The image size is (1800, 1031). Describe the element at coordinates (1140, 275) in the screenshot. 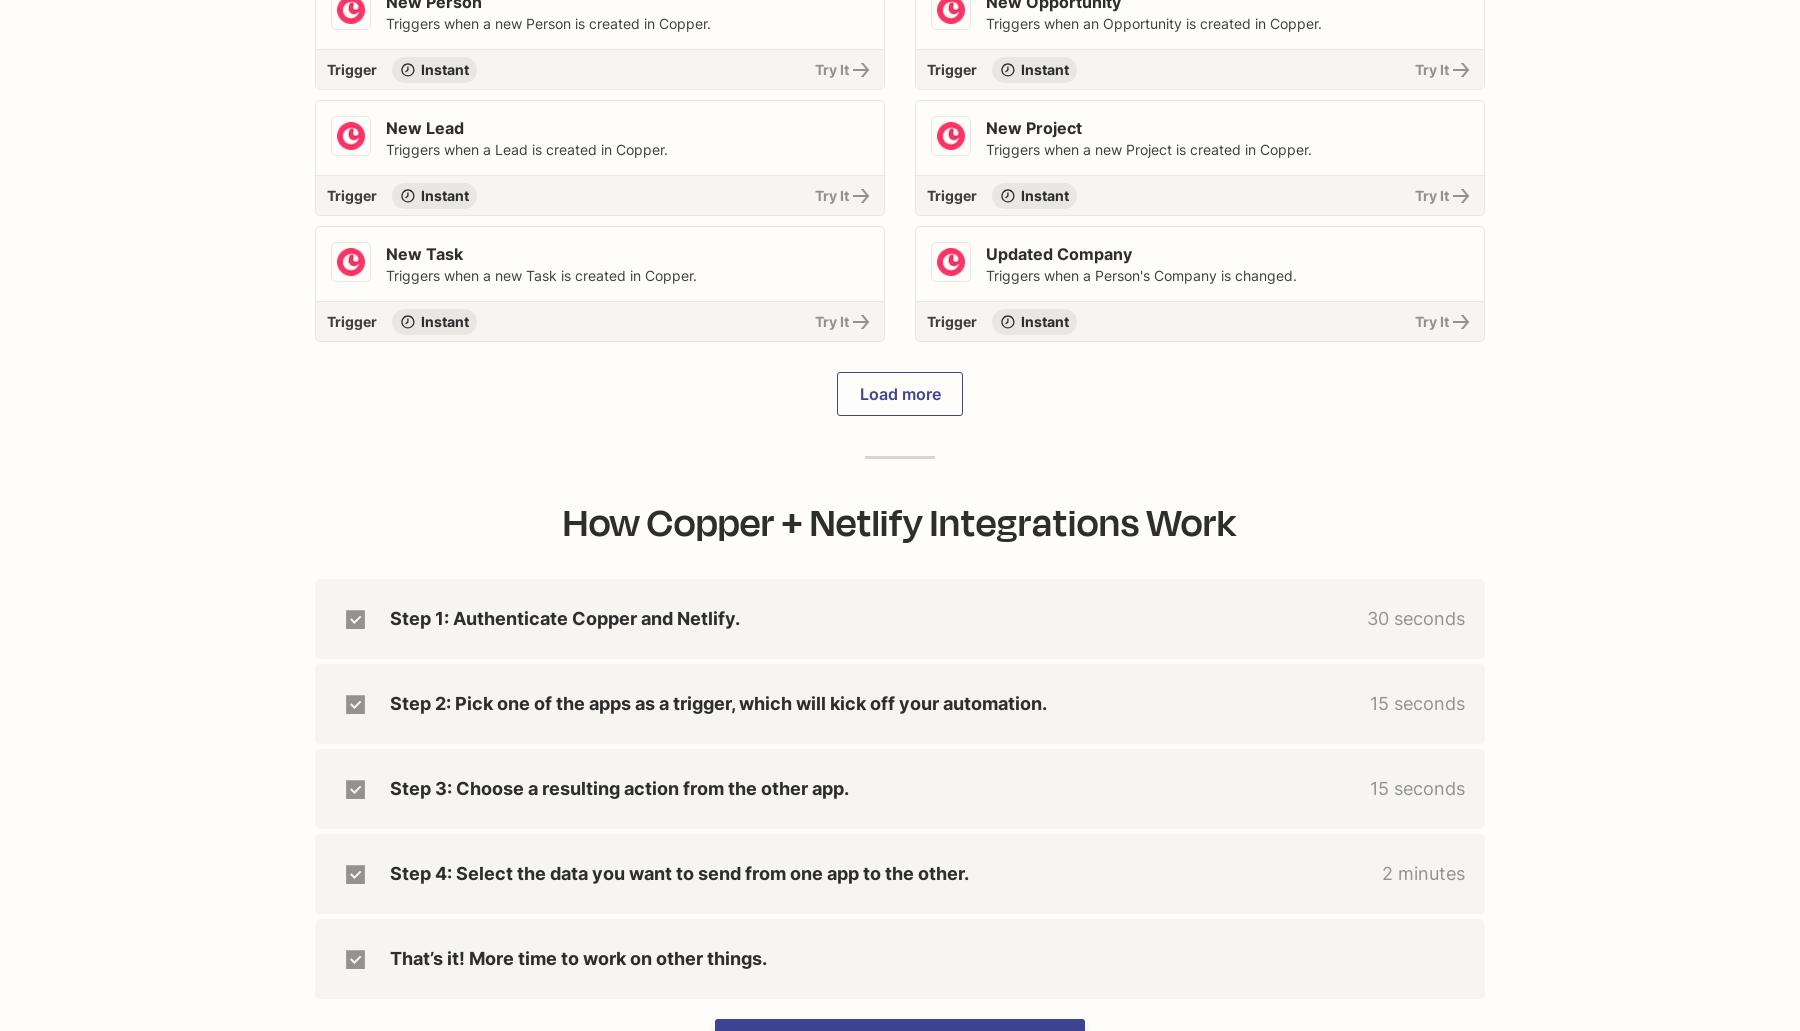

I see `'Triggers when a Person's Company is changed.'` at that location.